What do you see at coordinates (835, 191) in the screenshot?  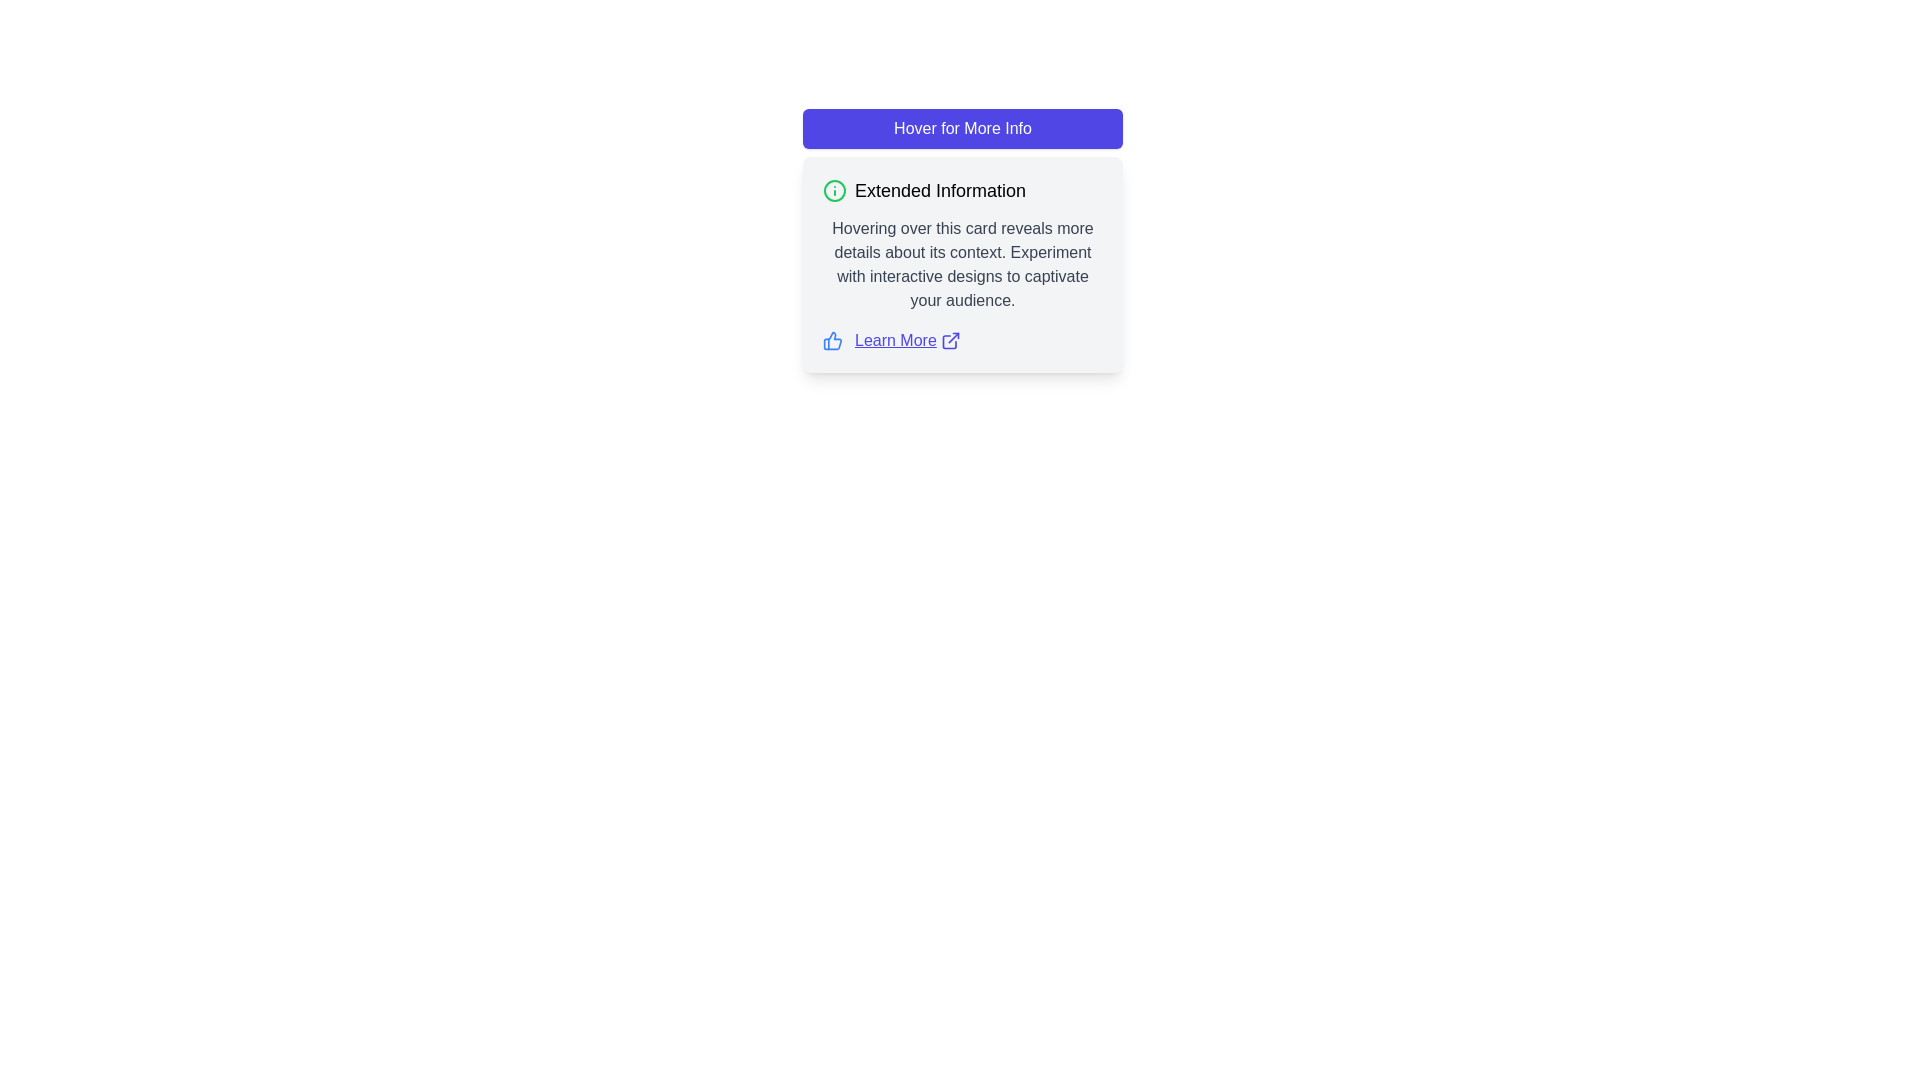 I see `the 'info' icon located to the left of the heading 'Extended Information'` at bounding box center [835, 191].